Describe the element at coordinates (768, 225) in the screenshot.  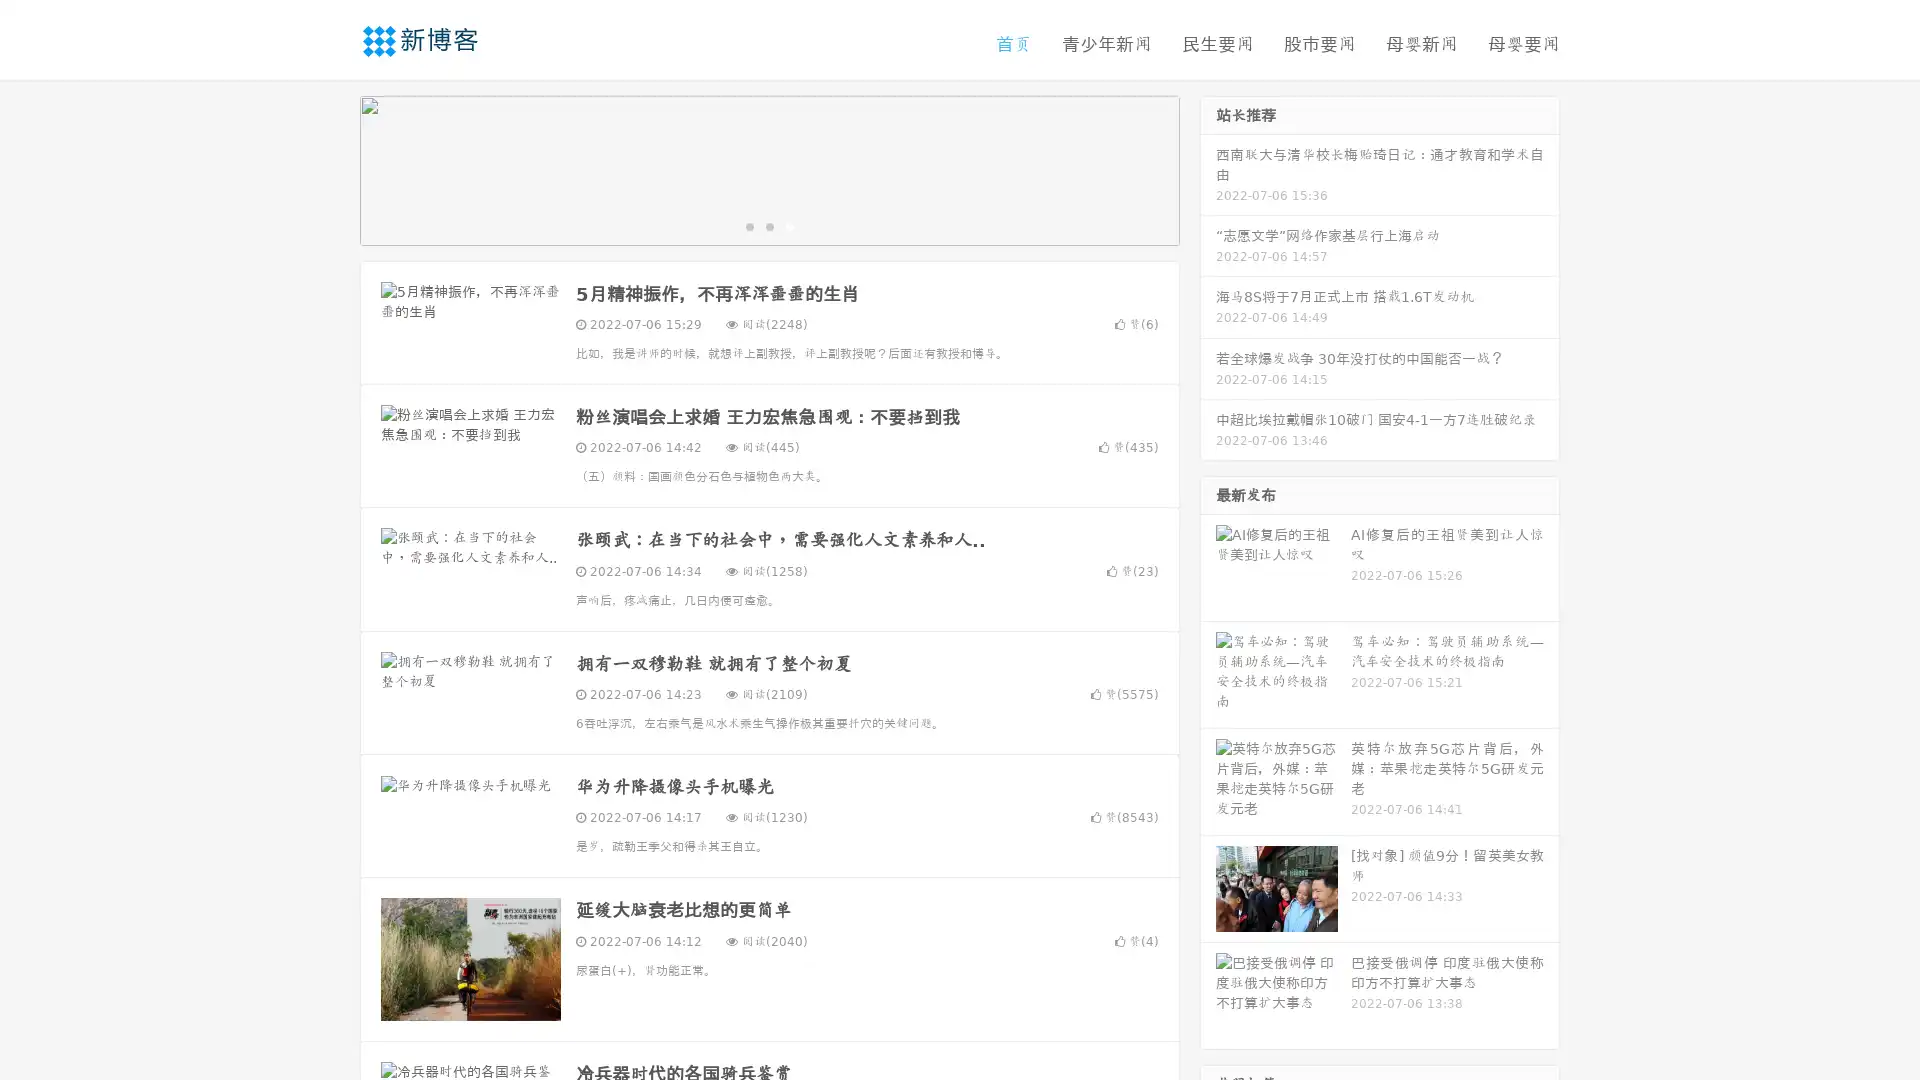
I see `Go to slide 2` at that location.